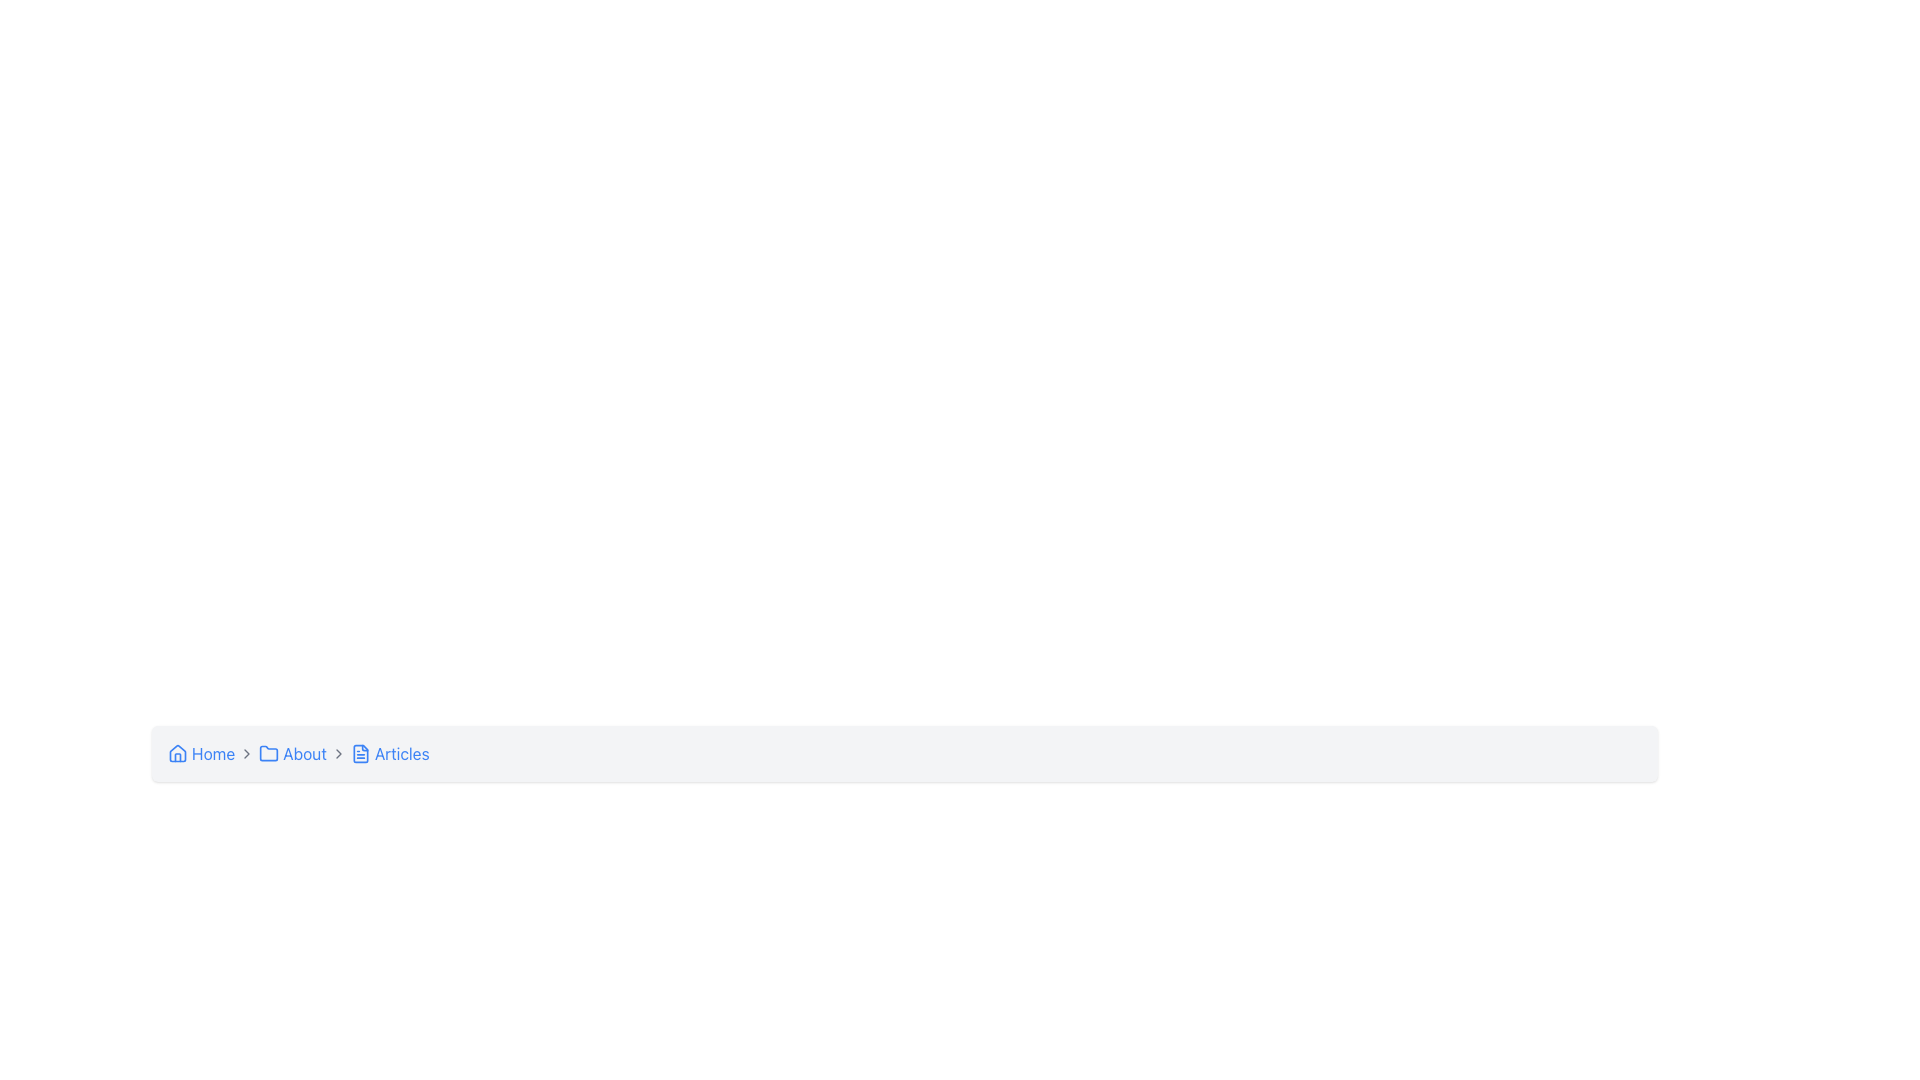  What do you see at coordinates (390, 753) in the screenshot?
I see `the clickable link labeled 'Articles' in the breadcrumb navigation bar` at bounding box center [390, 753].